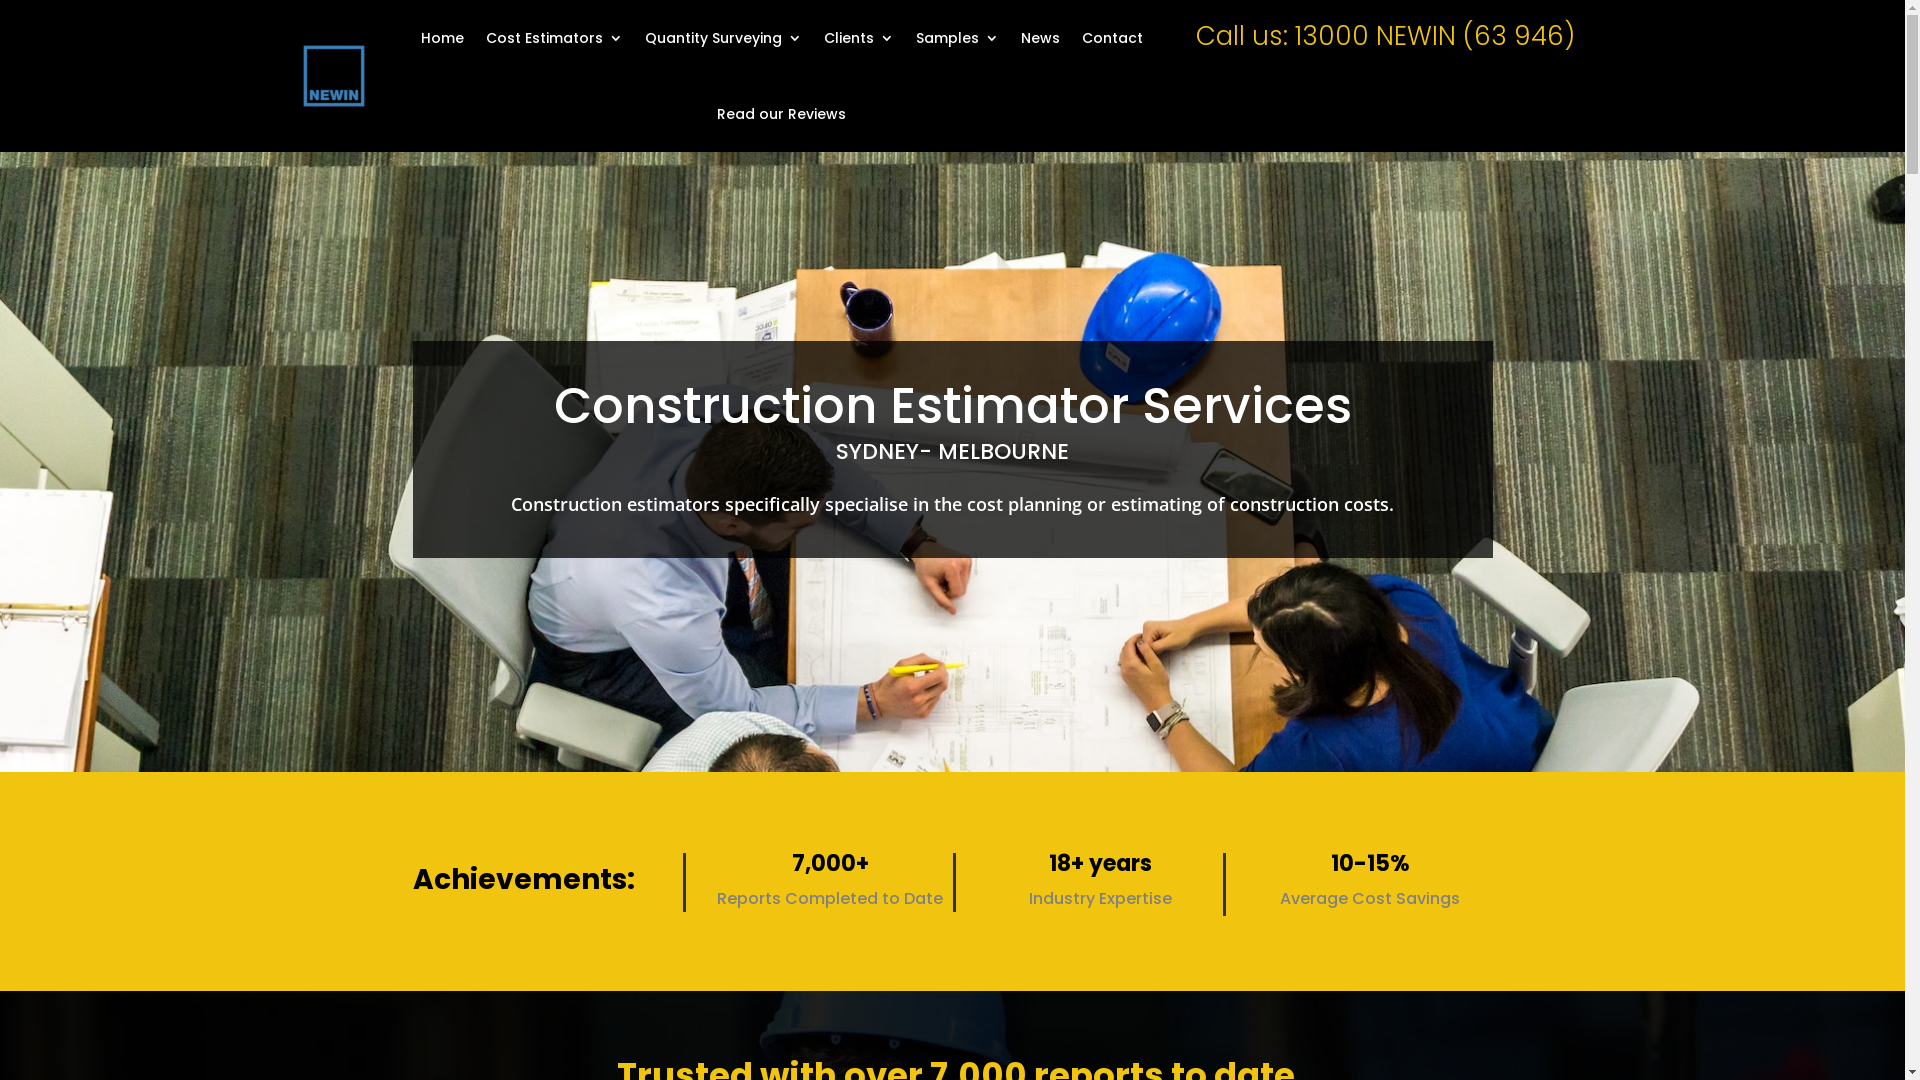  What do you see at coordinates (1021, 38) in the screenshot?
I see `'News'` at bounding box center [1021, 38].